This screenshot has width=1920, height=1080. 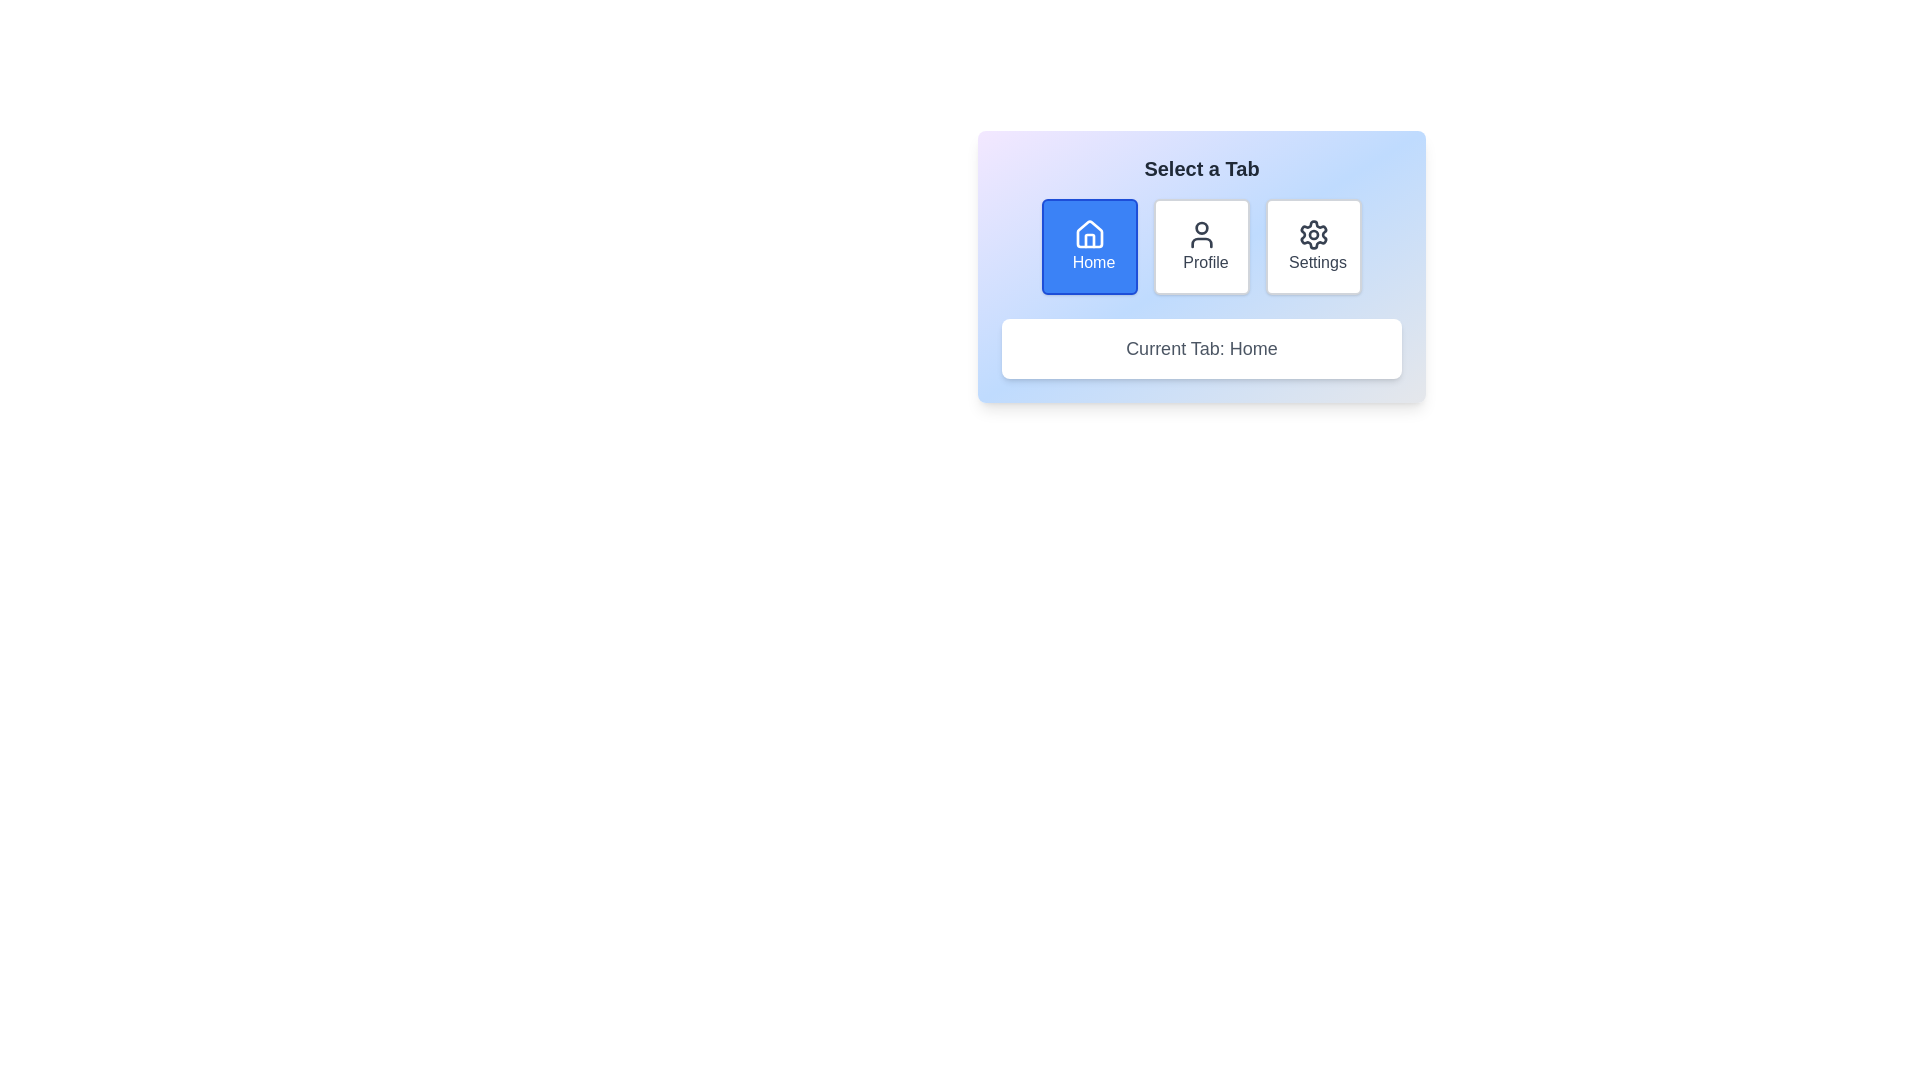 What do you see at coordinates (1200, 245) in the screenshot?
I see `the 'Profile' button, which is the second button in the set of three buttons on the 'Select a Tab' card` at bounding box center [1200, 245].